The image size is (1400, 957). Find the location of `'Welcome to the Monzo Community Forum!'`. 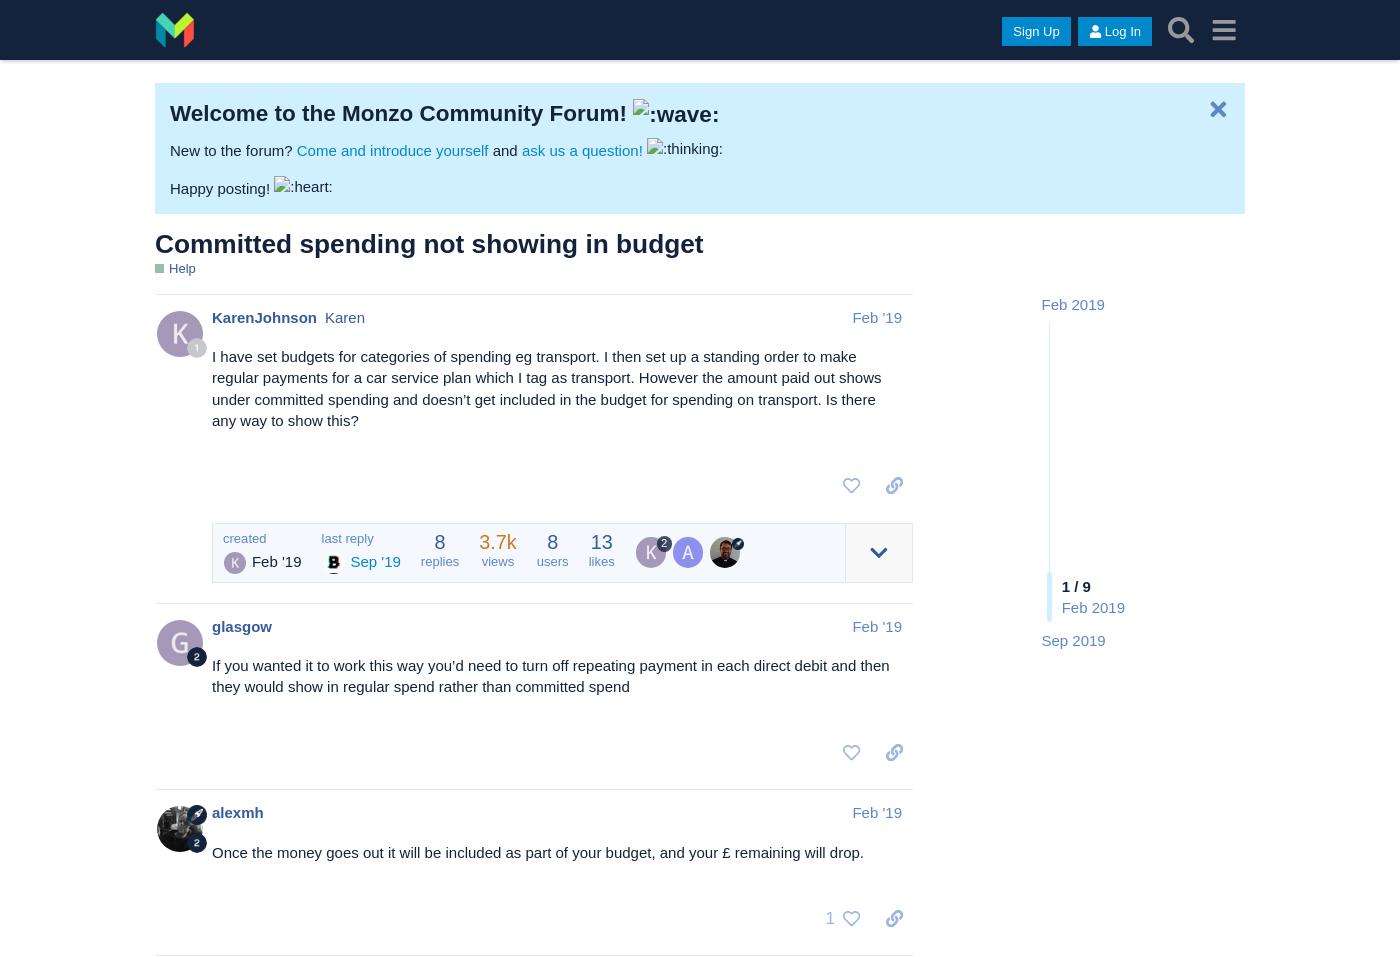

'Welcome to the Monzo Community Forum!' is located at coordinates (169, 112).